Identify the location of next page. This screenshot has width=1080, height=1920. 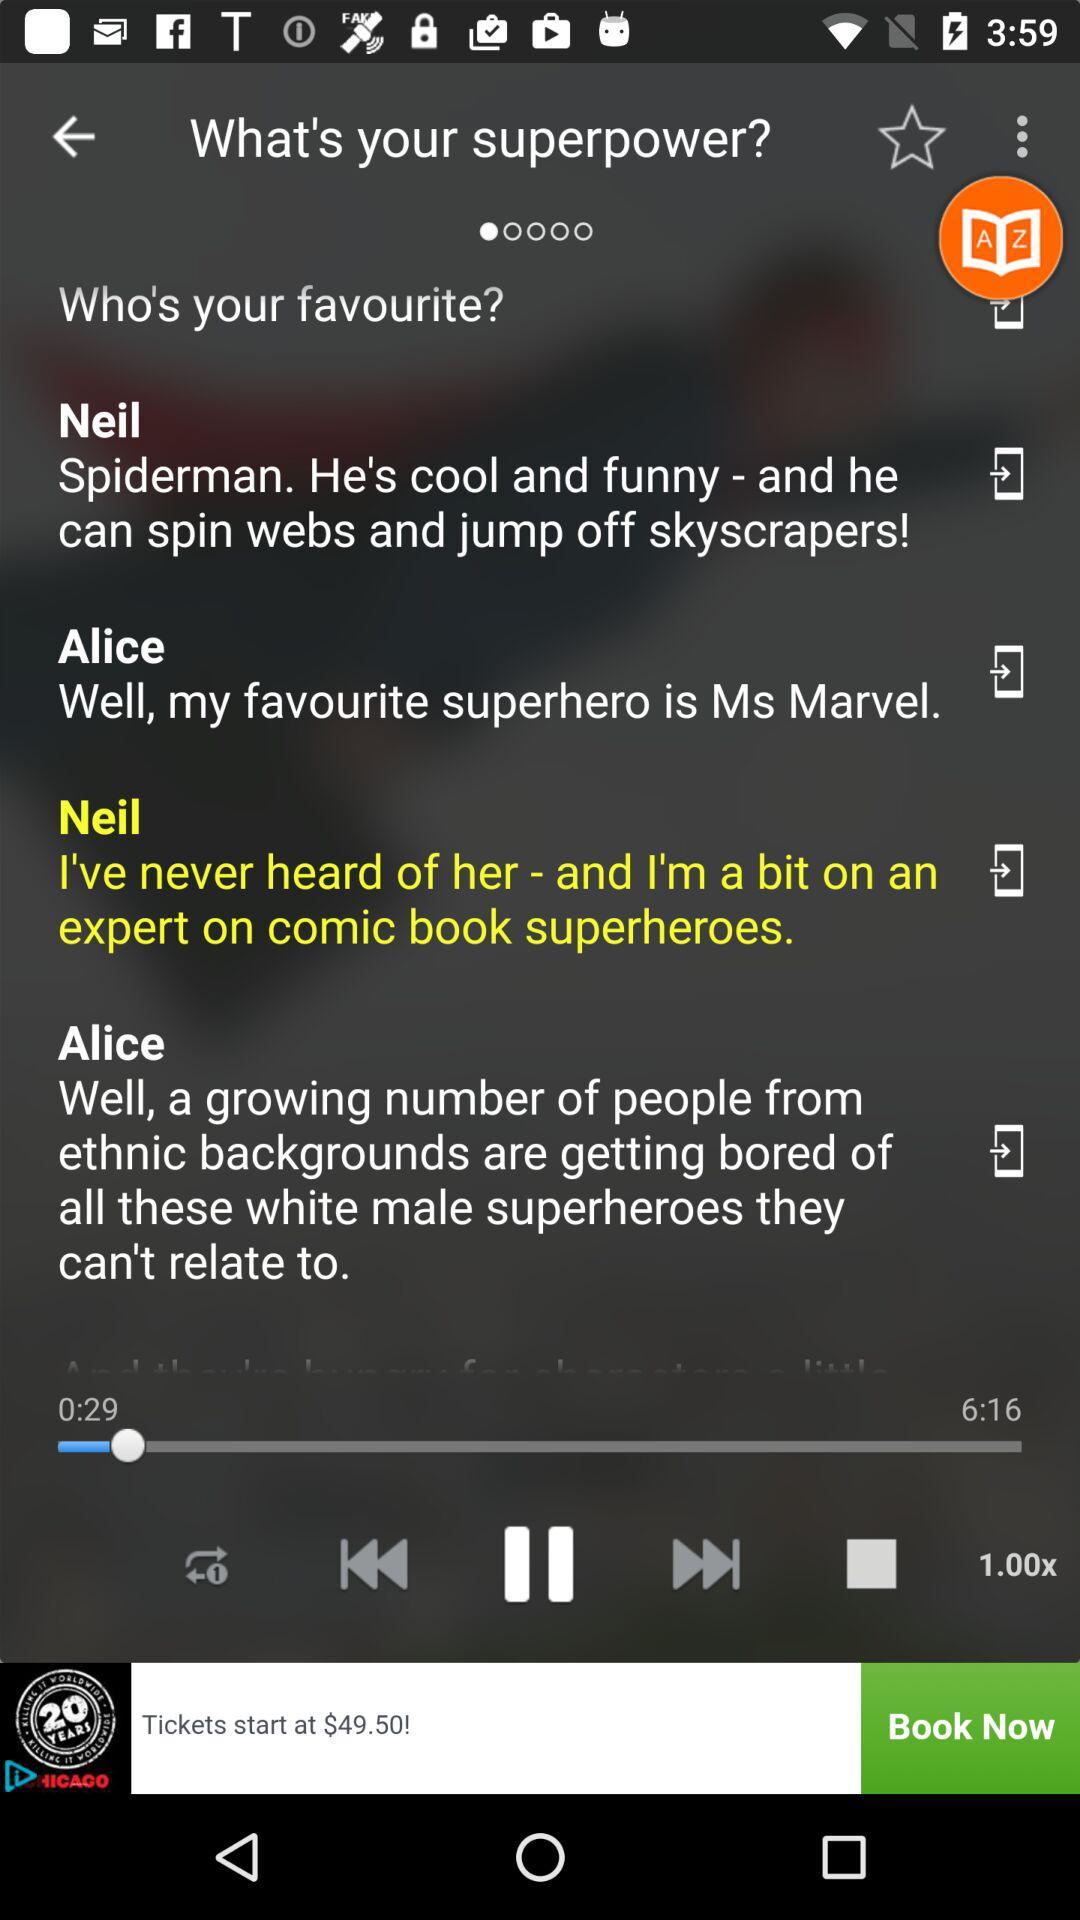
(704, 1562).